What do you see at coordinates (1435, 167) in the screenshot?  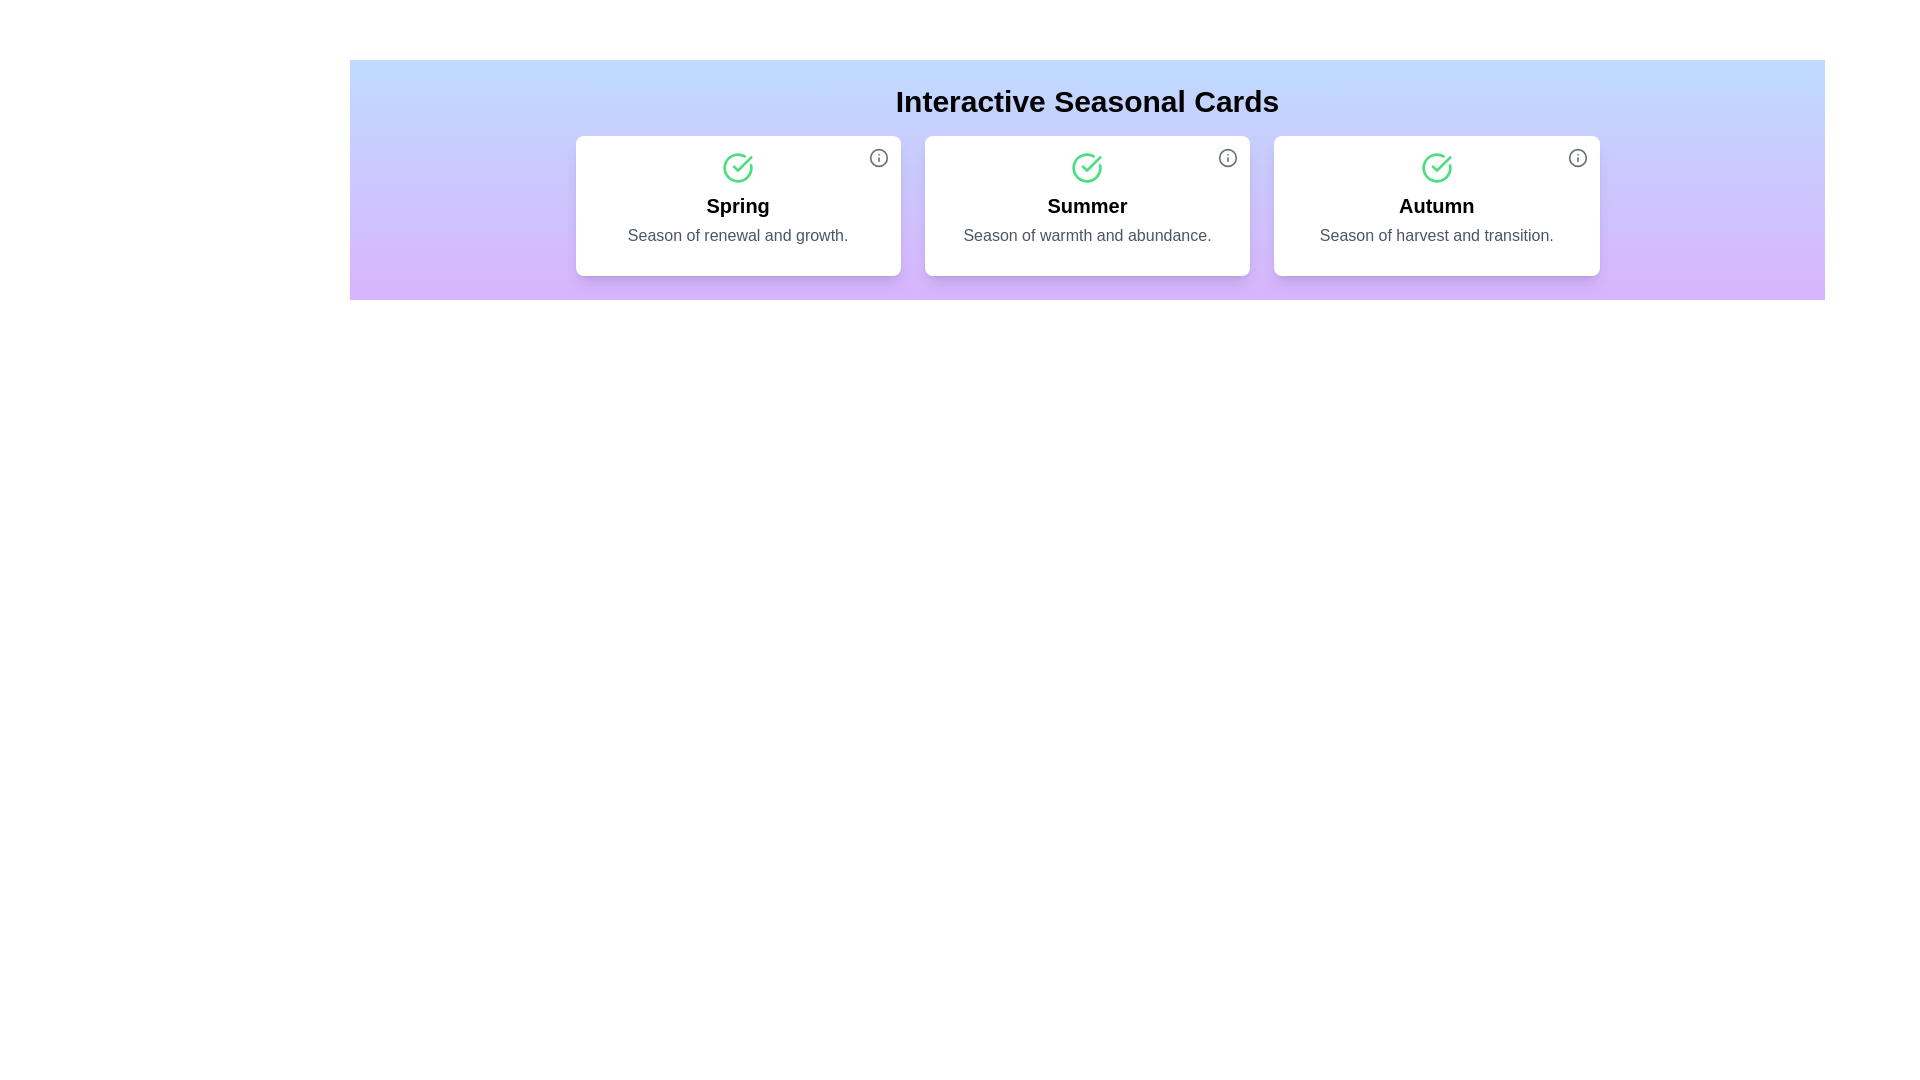 I see `the circular confirmation icon with a green border located at the top-left of the 'Autumn' card, which features a check mark` at bounding box center [1435, 167].